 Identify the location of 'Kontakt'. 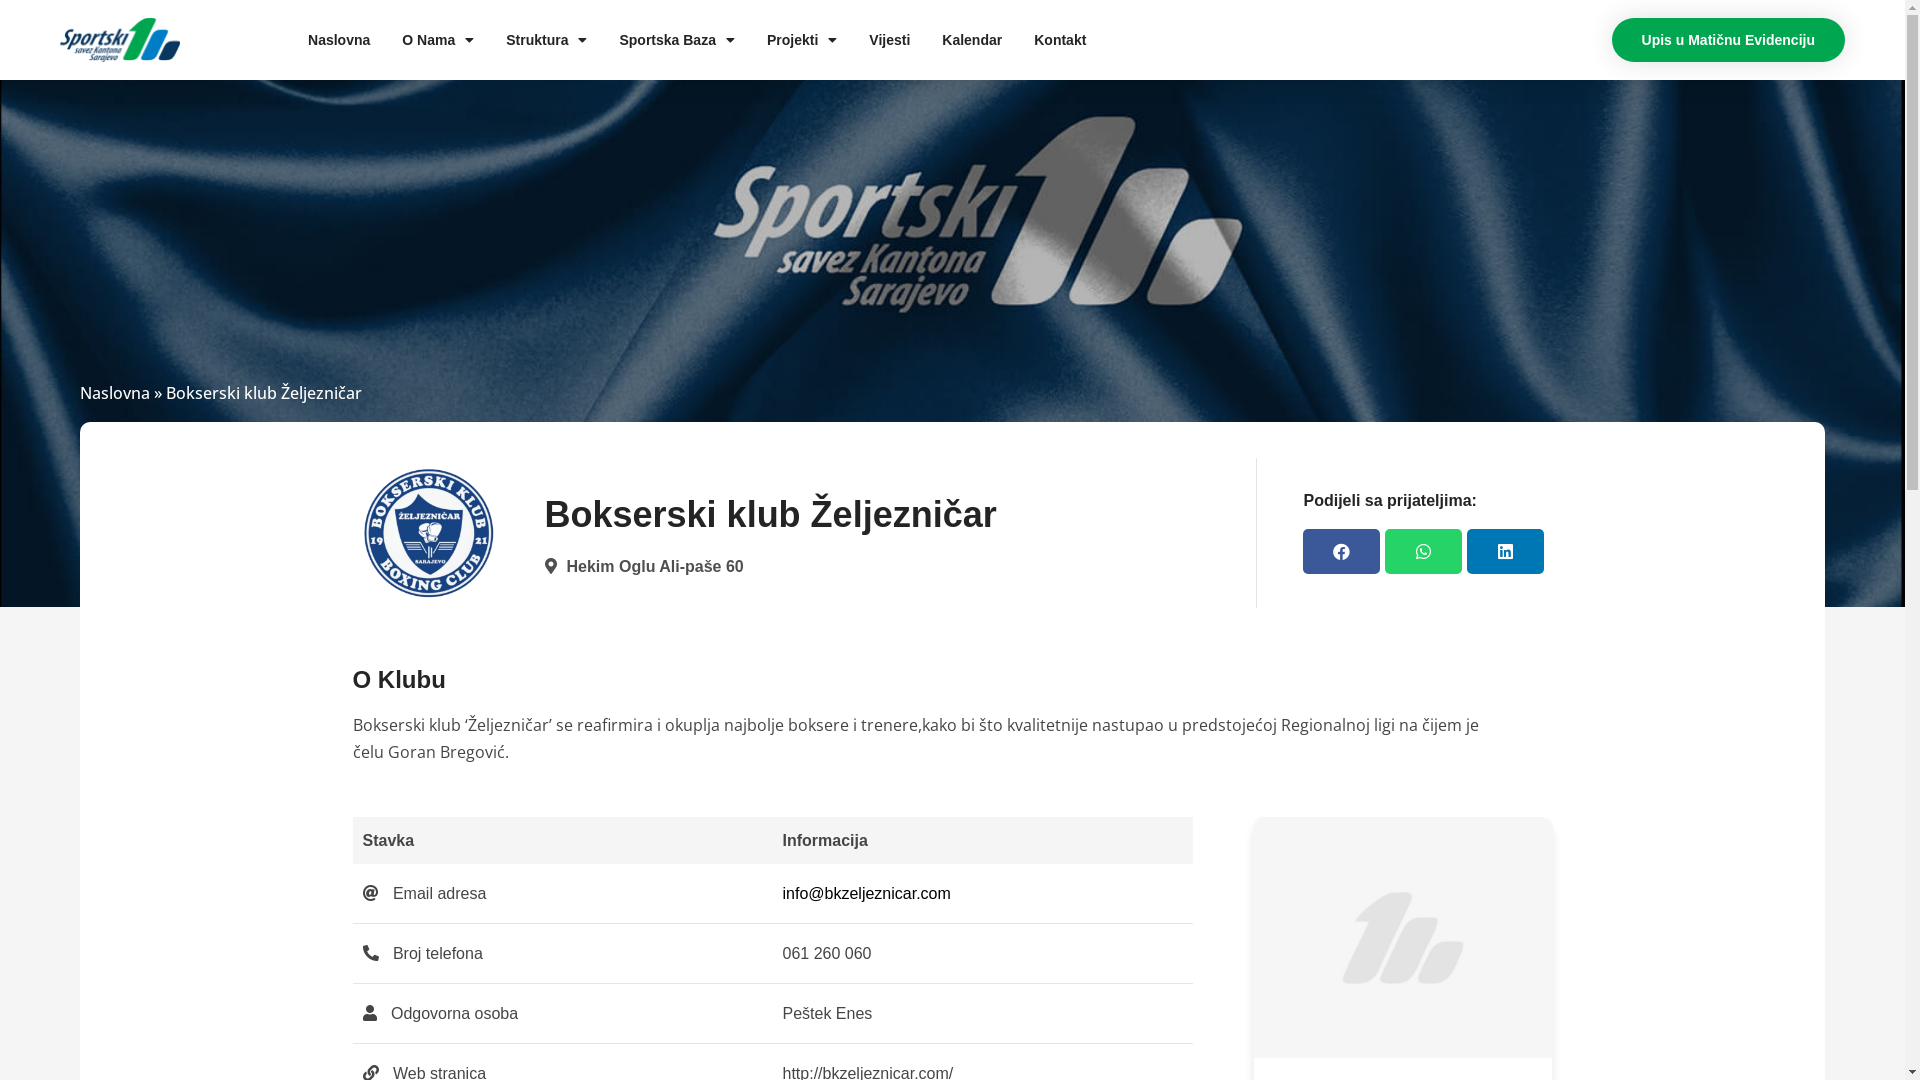
(1059, 39).